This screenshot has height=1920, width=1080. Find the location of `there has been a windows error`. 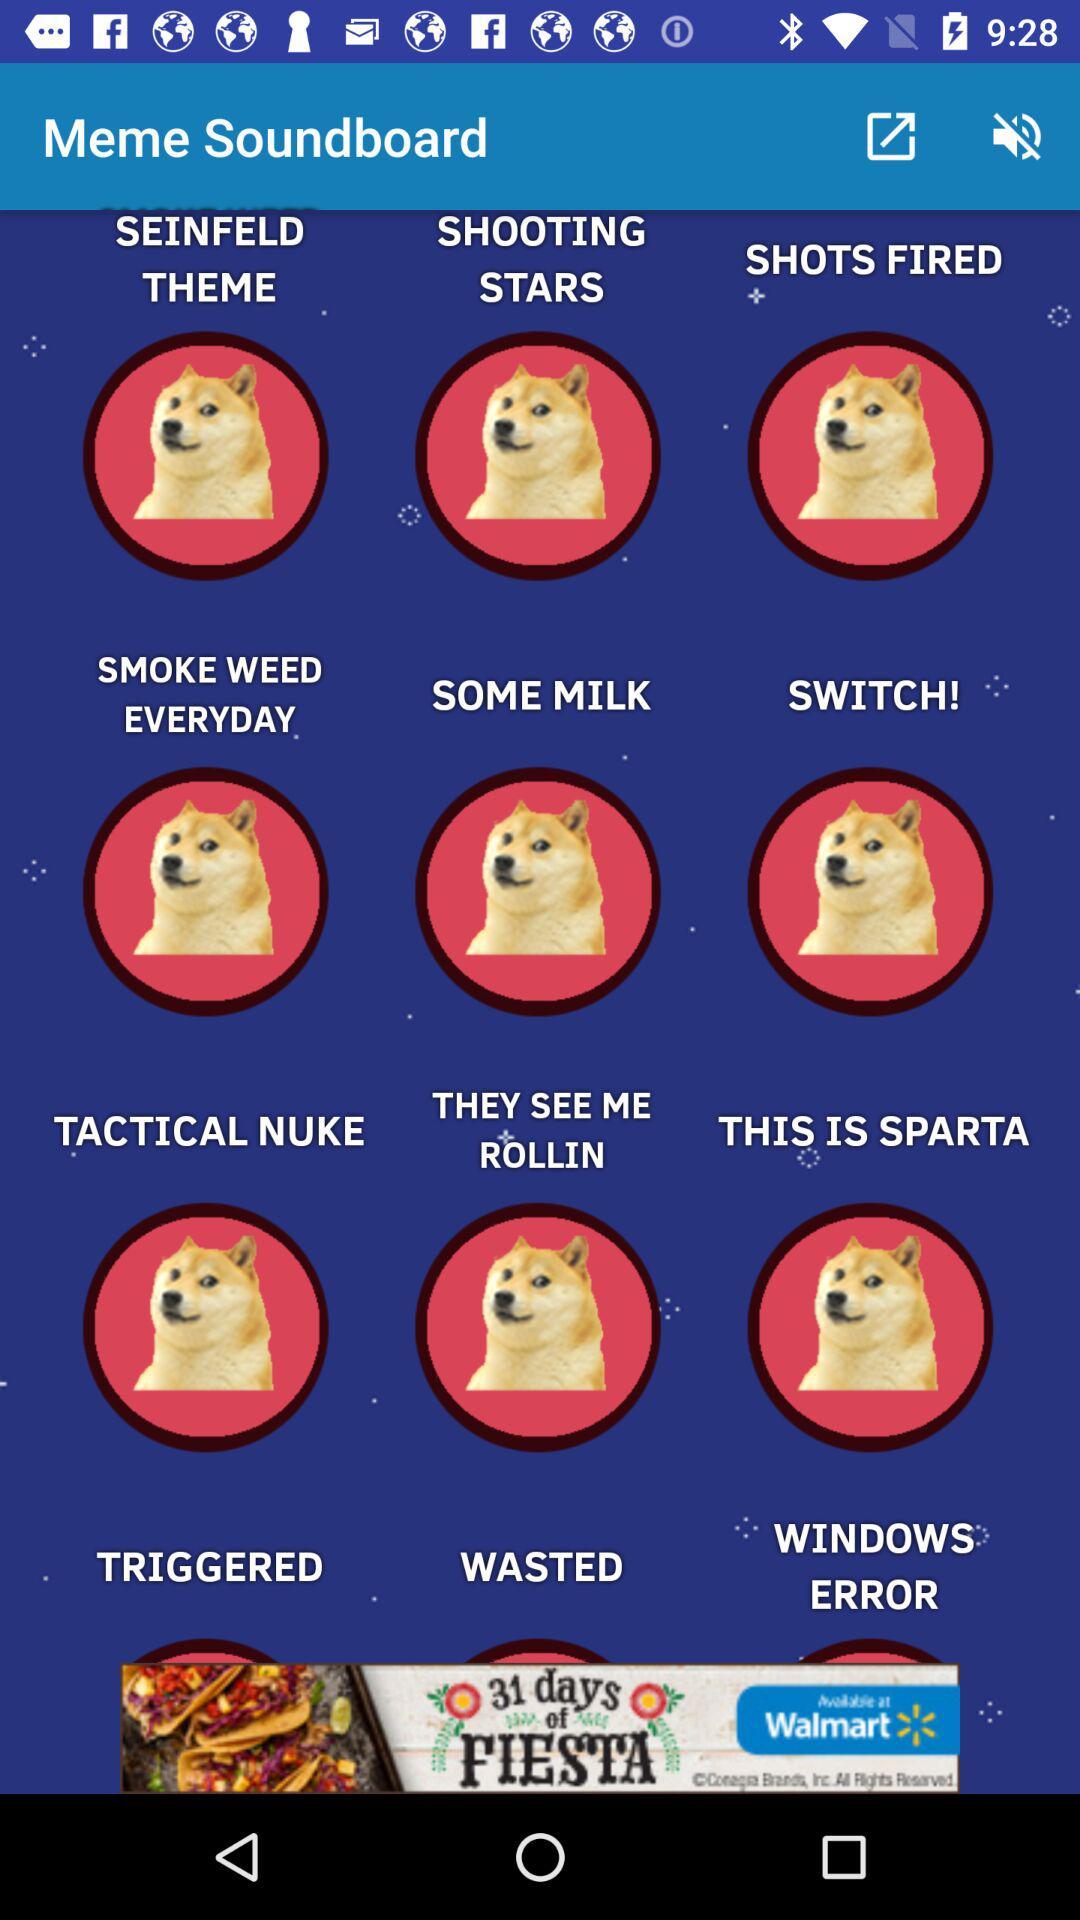

there has been a windows error is located at coordinates (871, 1530).